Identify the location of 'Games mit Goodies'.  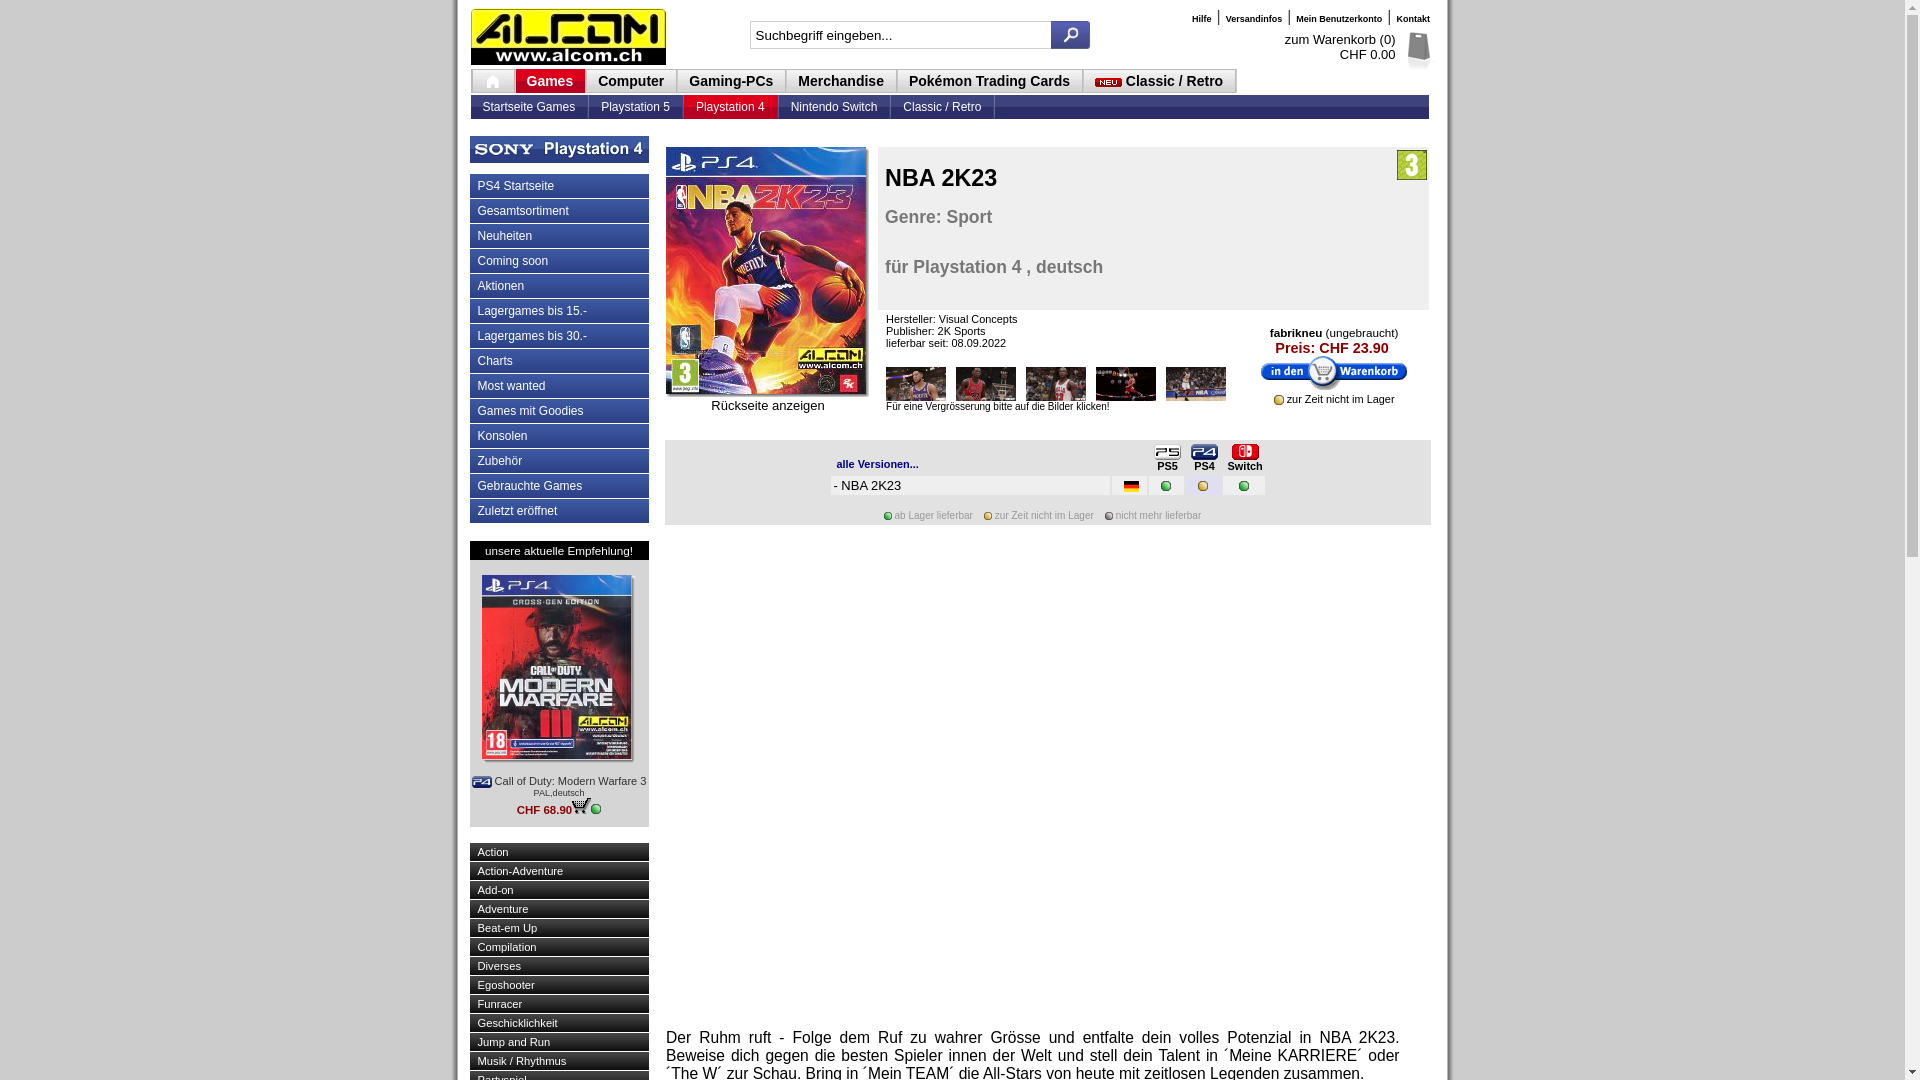
(559, 410).